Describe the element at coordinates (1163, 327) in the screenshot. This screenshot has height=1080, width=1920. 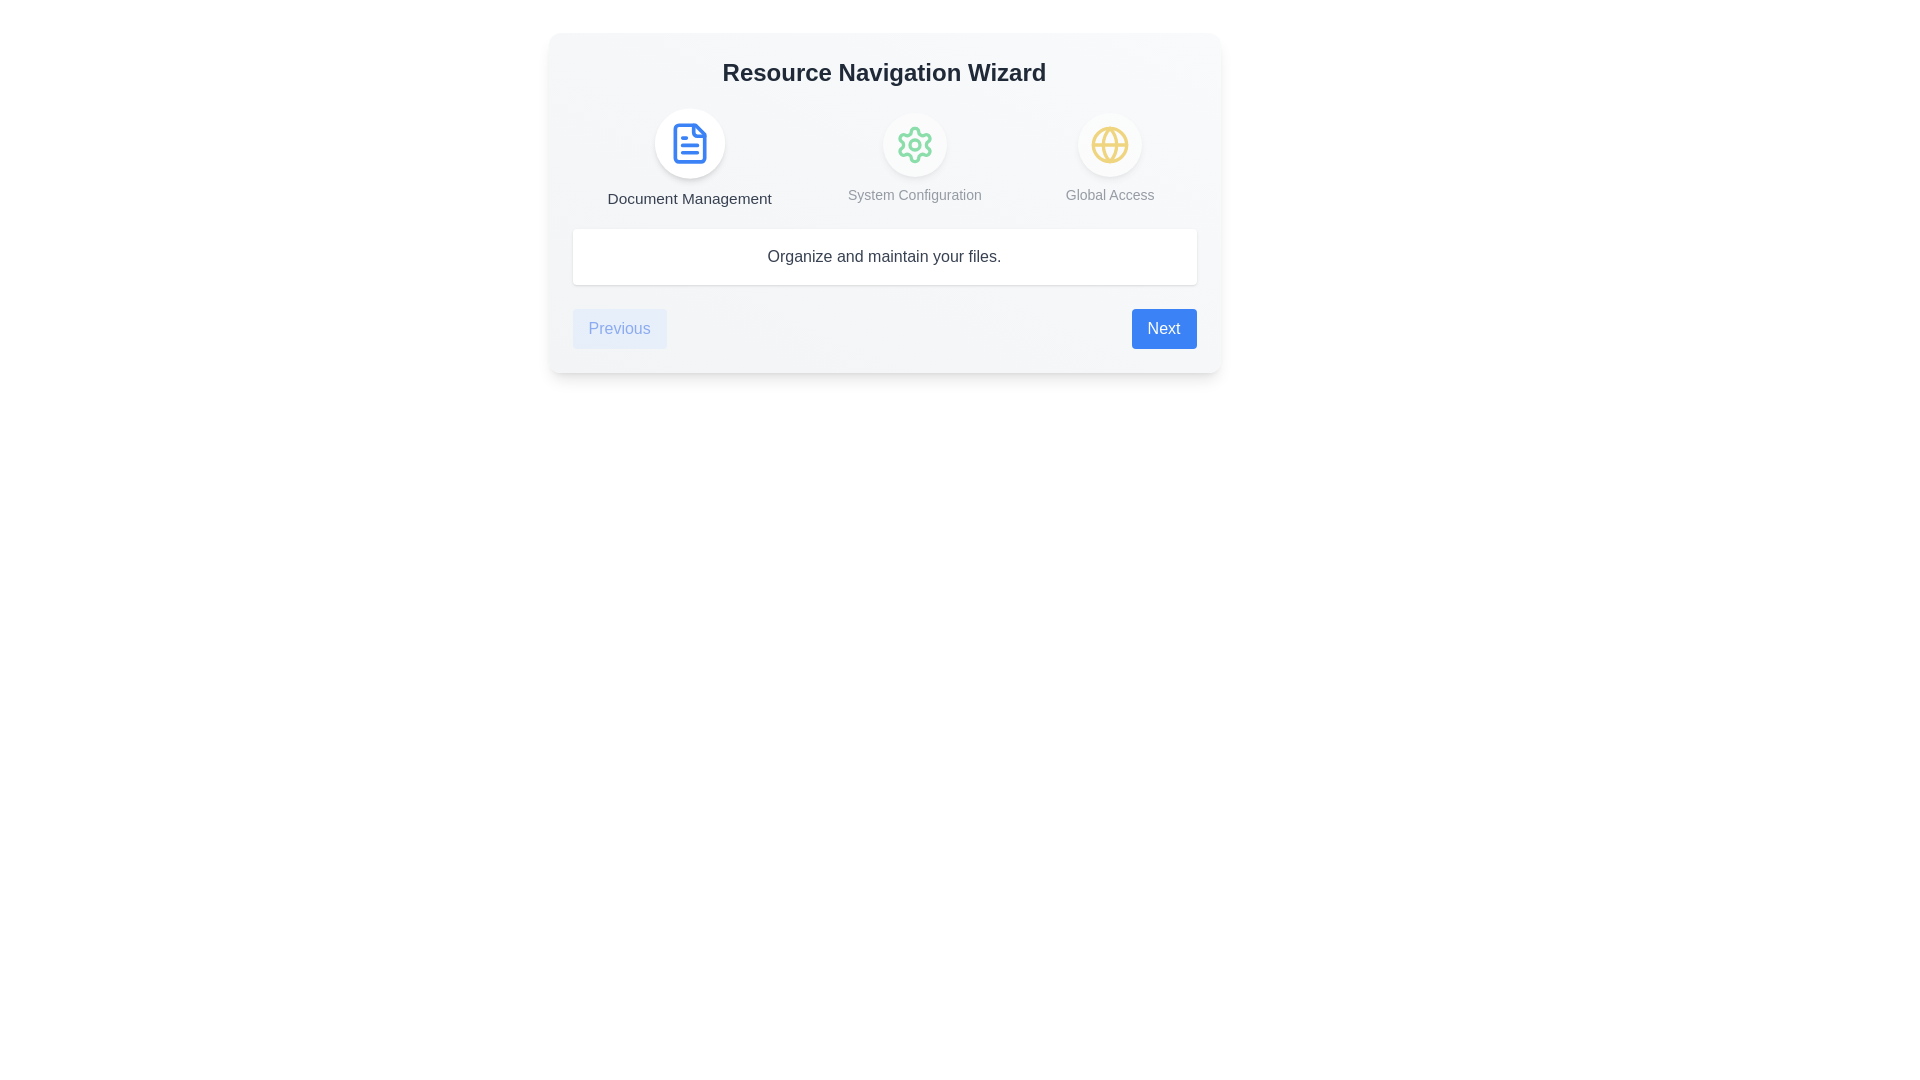
I see `the 'Next' button to proceed to the next step` at that location.